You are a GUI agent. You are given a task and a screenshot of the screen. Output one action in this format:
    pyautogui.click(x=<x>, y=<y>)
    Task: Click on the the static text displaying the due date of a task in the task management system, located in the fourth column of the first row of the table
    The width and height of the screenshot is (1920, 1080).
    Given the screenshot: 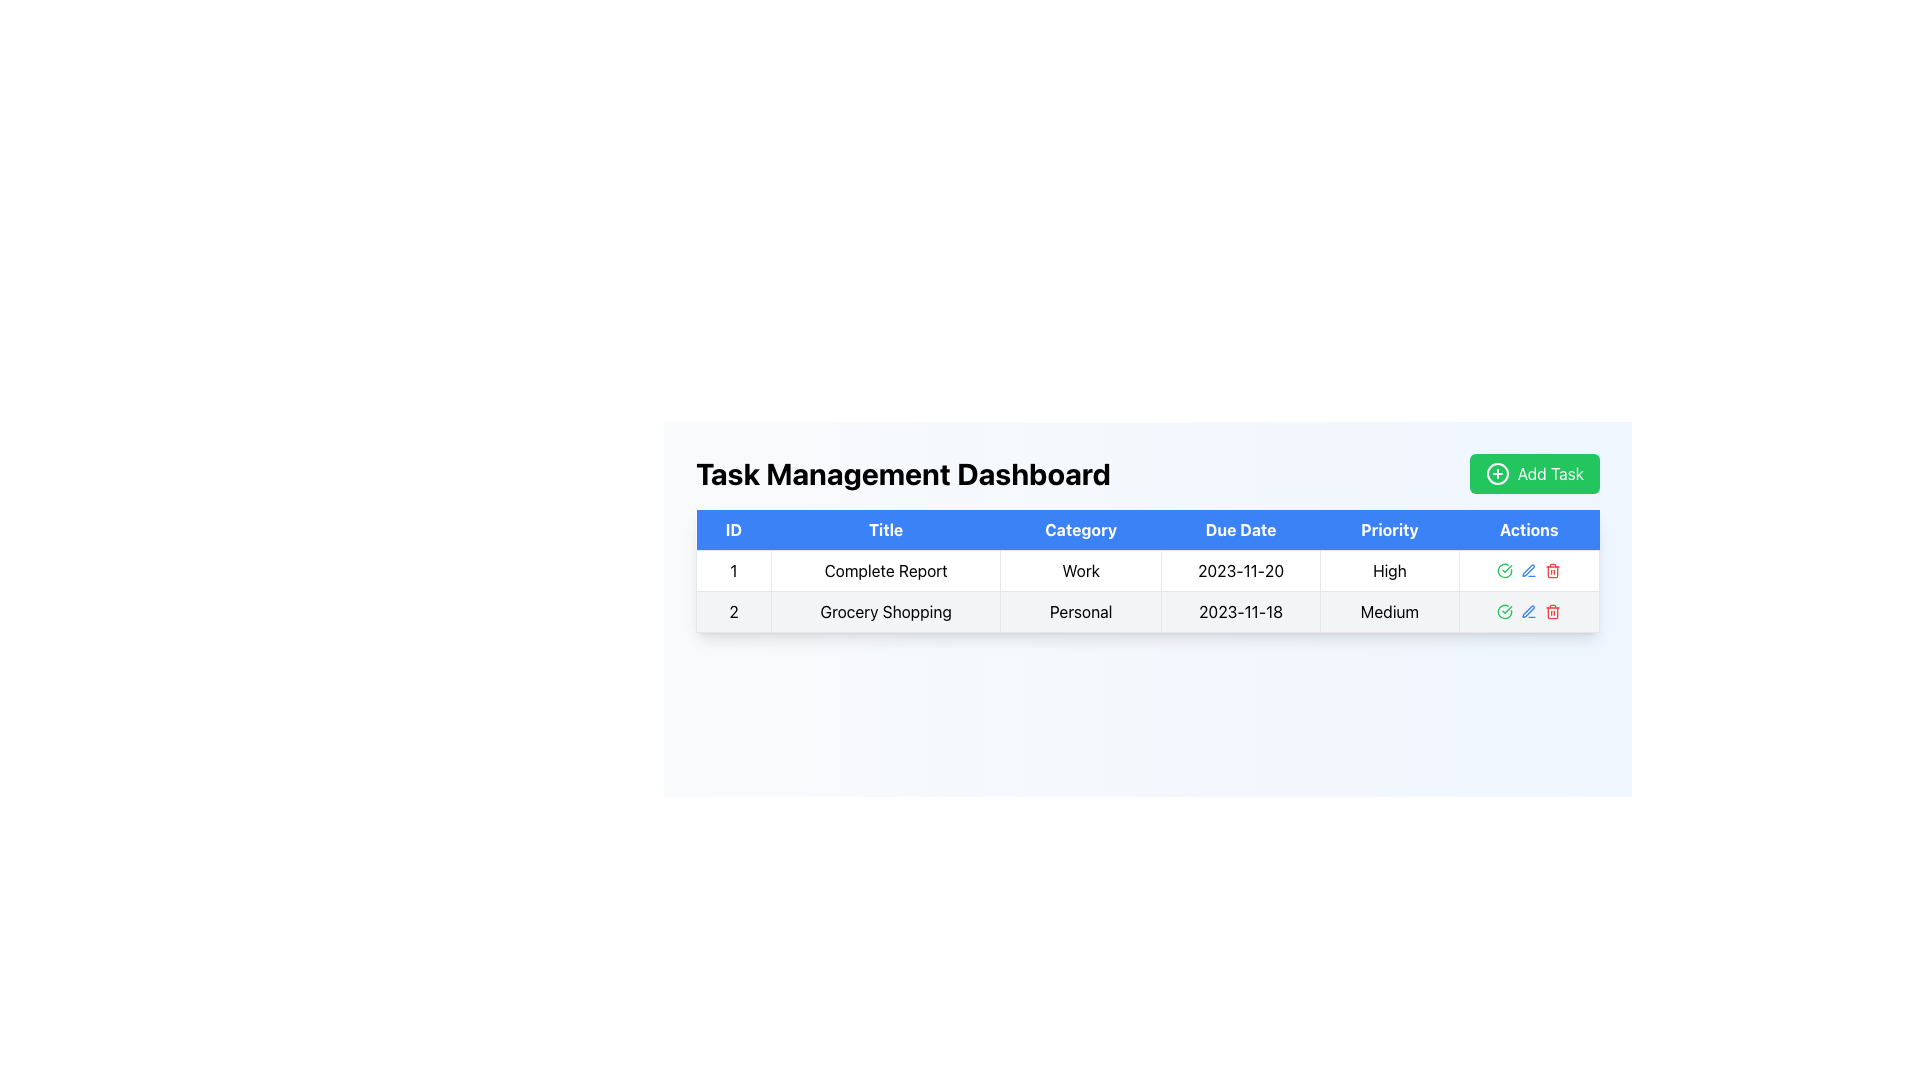 What is the action you would take?
    pyautogui.click(x=1240, y=570)
    